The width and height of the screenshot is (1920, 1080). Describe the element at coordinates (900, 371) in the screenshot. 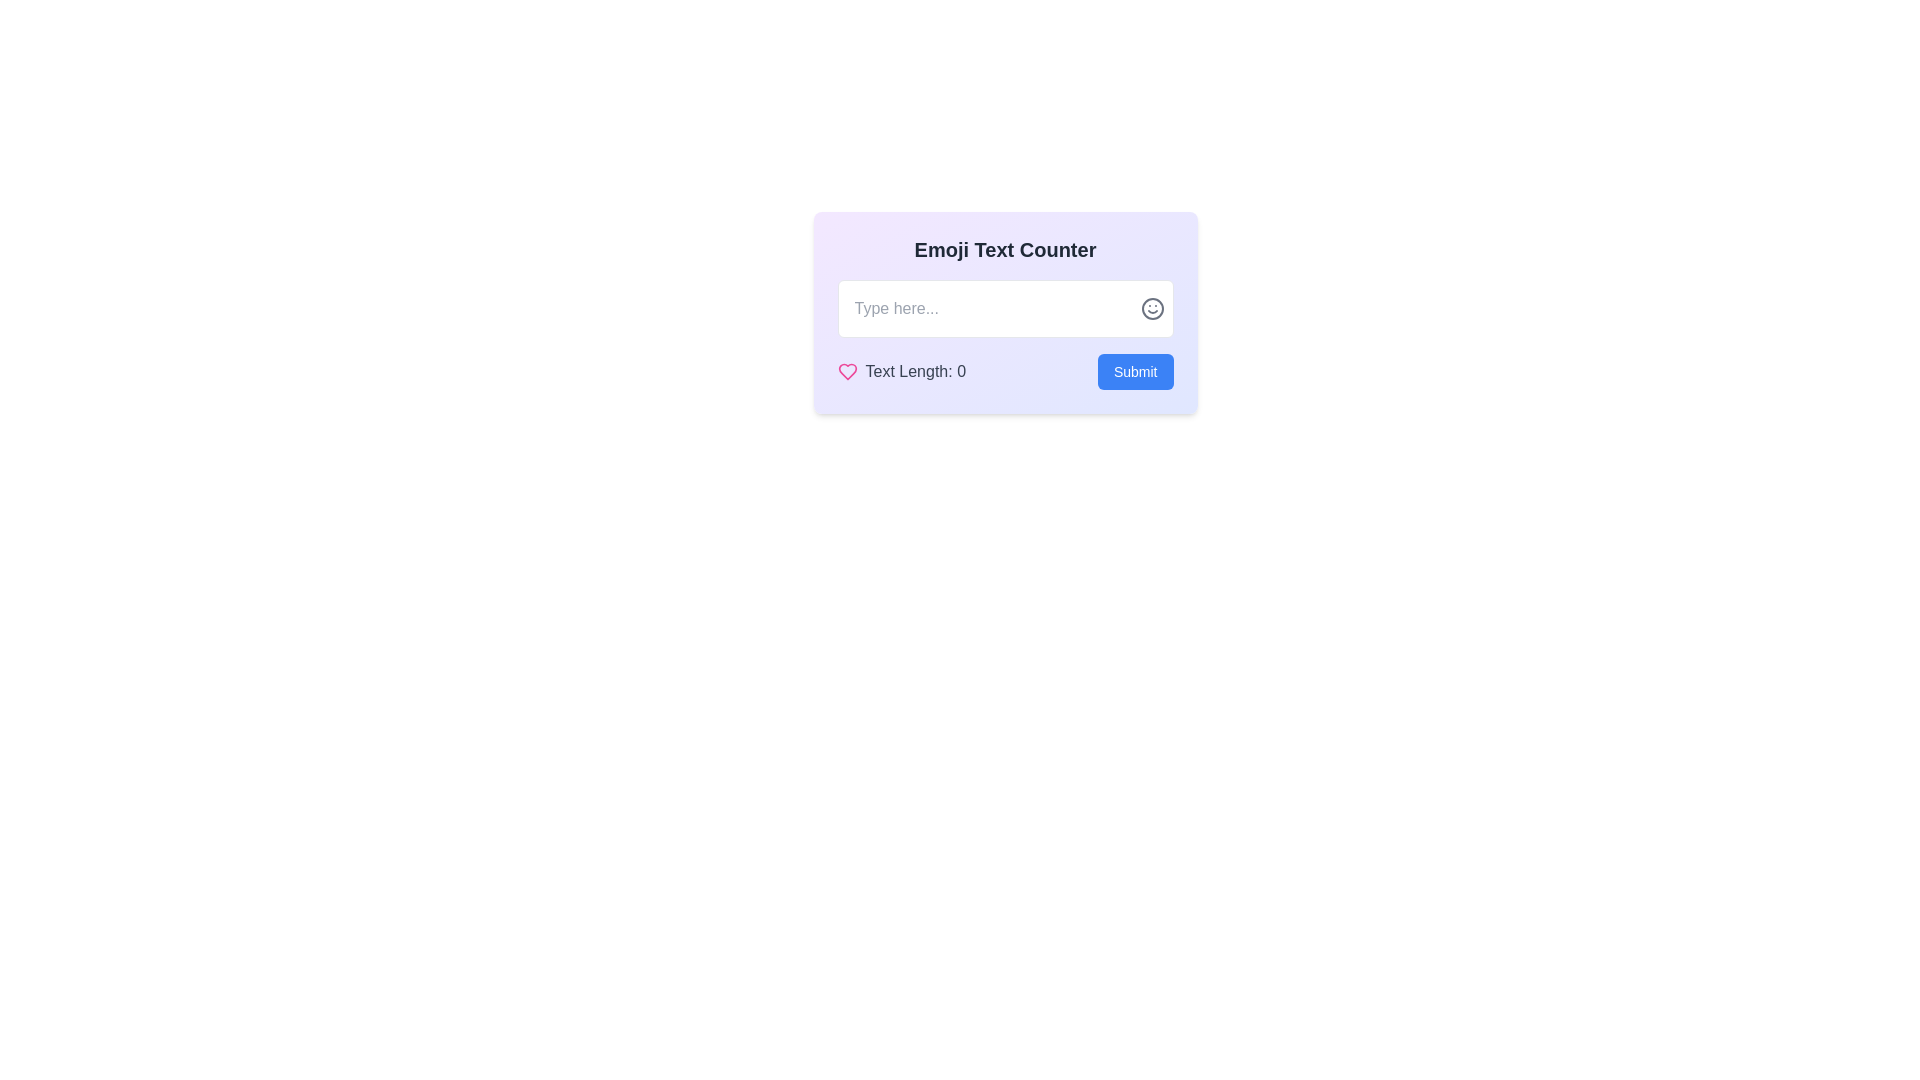

I see `the heart icon and text combination that provides visual feedback about the length of the text entered into the input field above` at that location.